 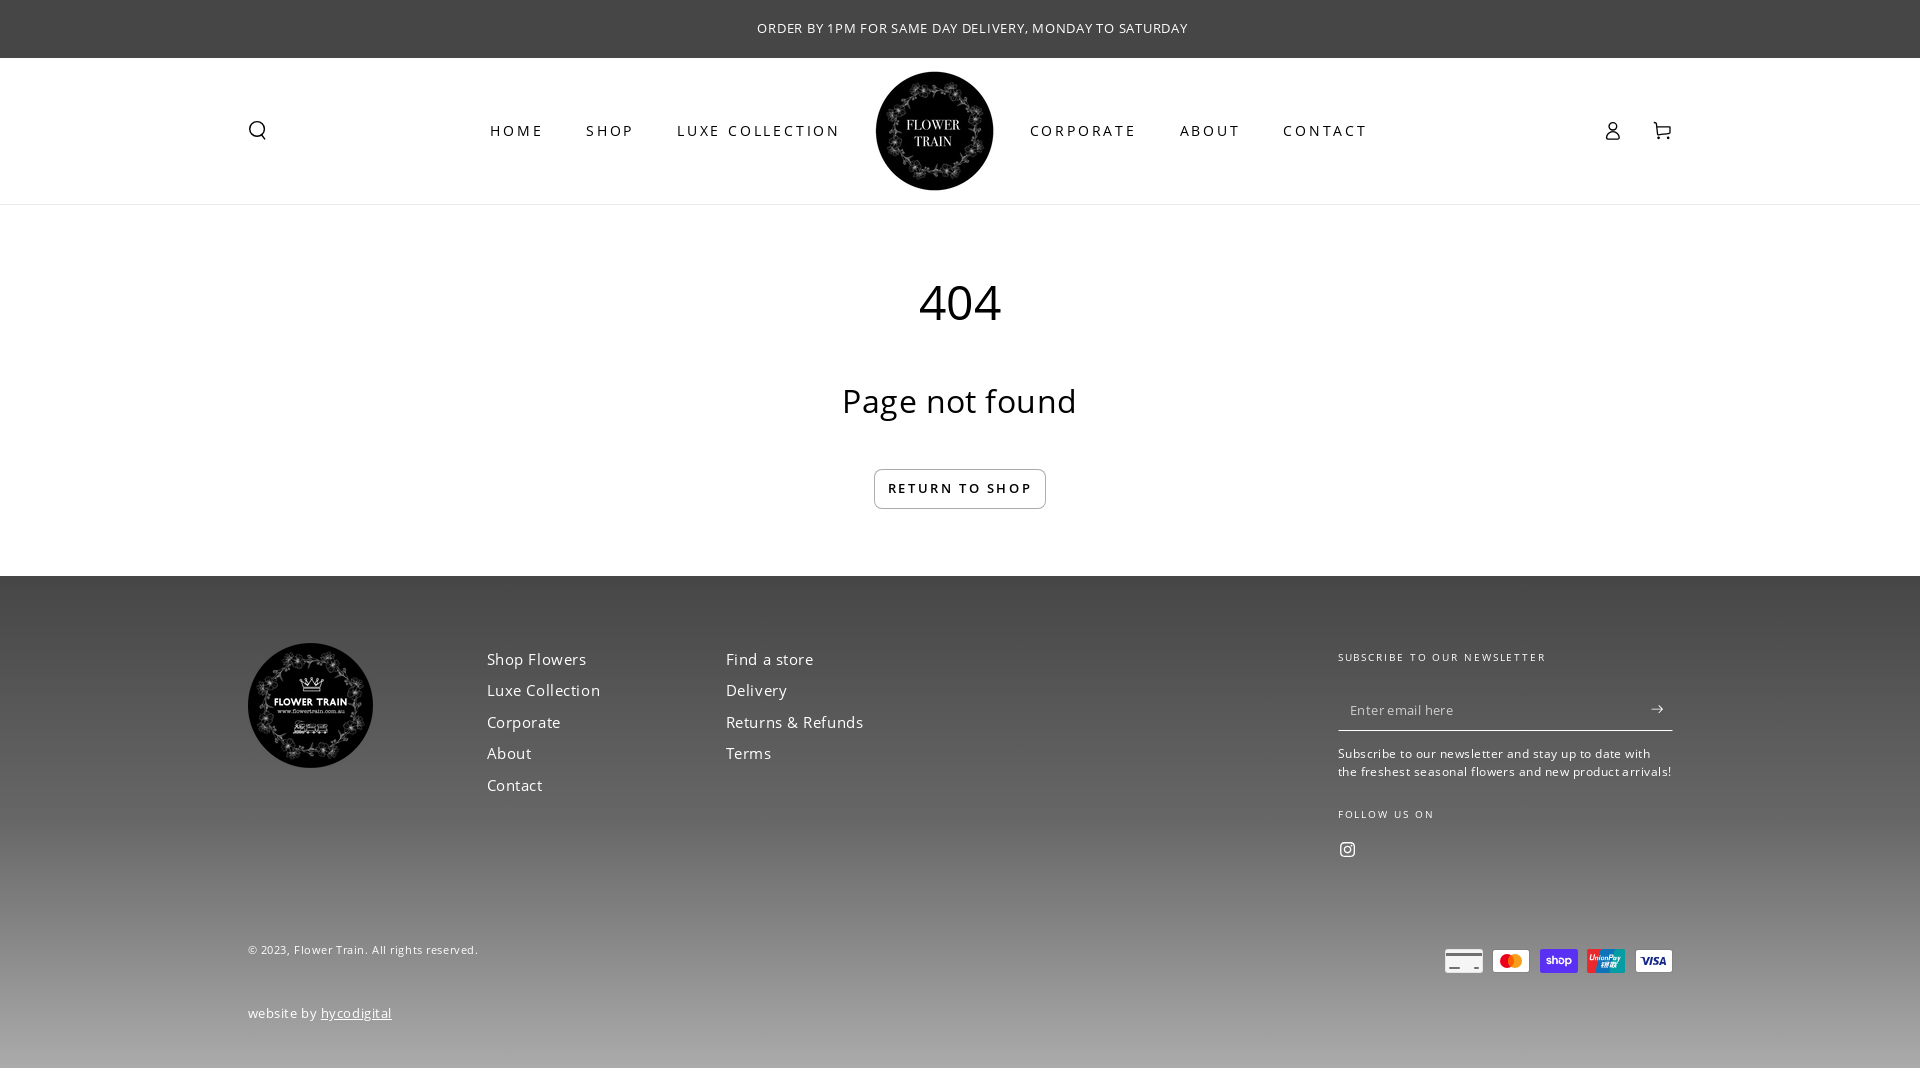 I want to click on 'hycodigital', so click(x=356, y=1013).